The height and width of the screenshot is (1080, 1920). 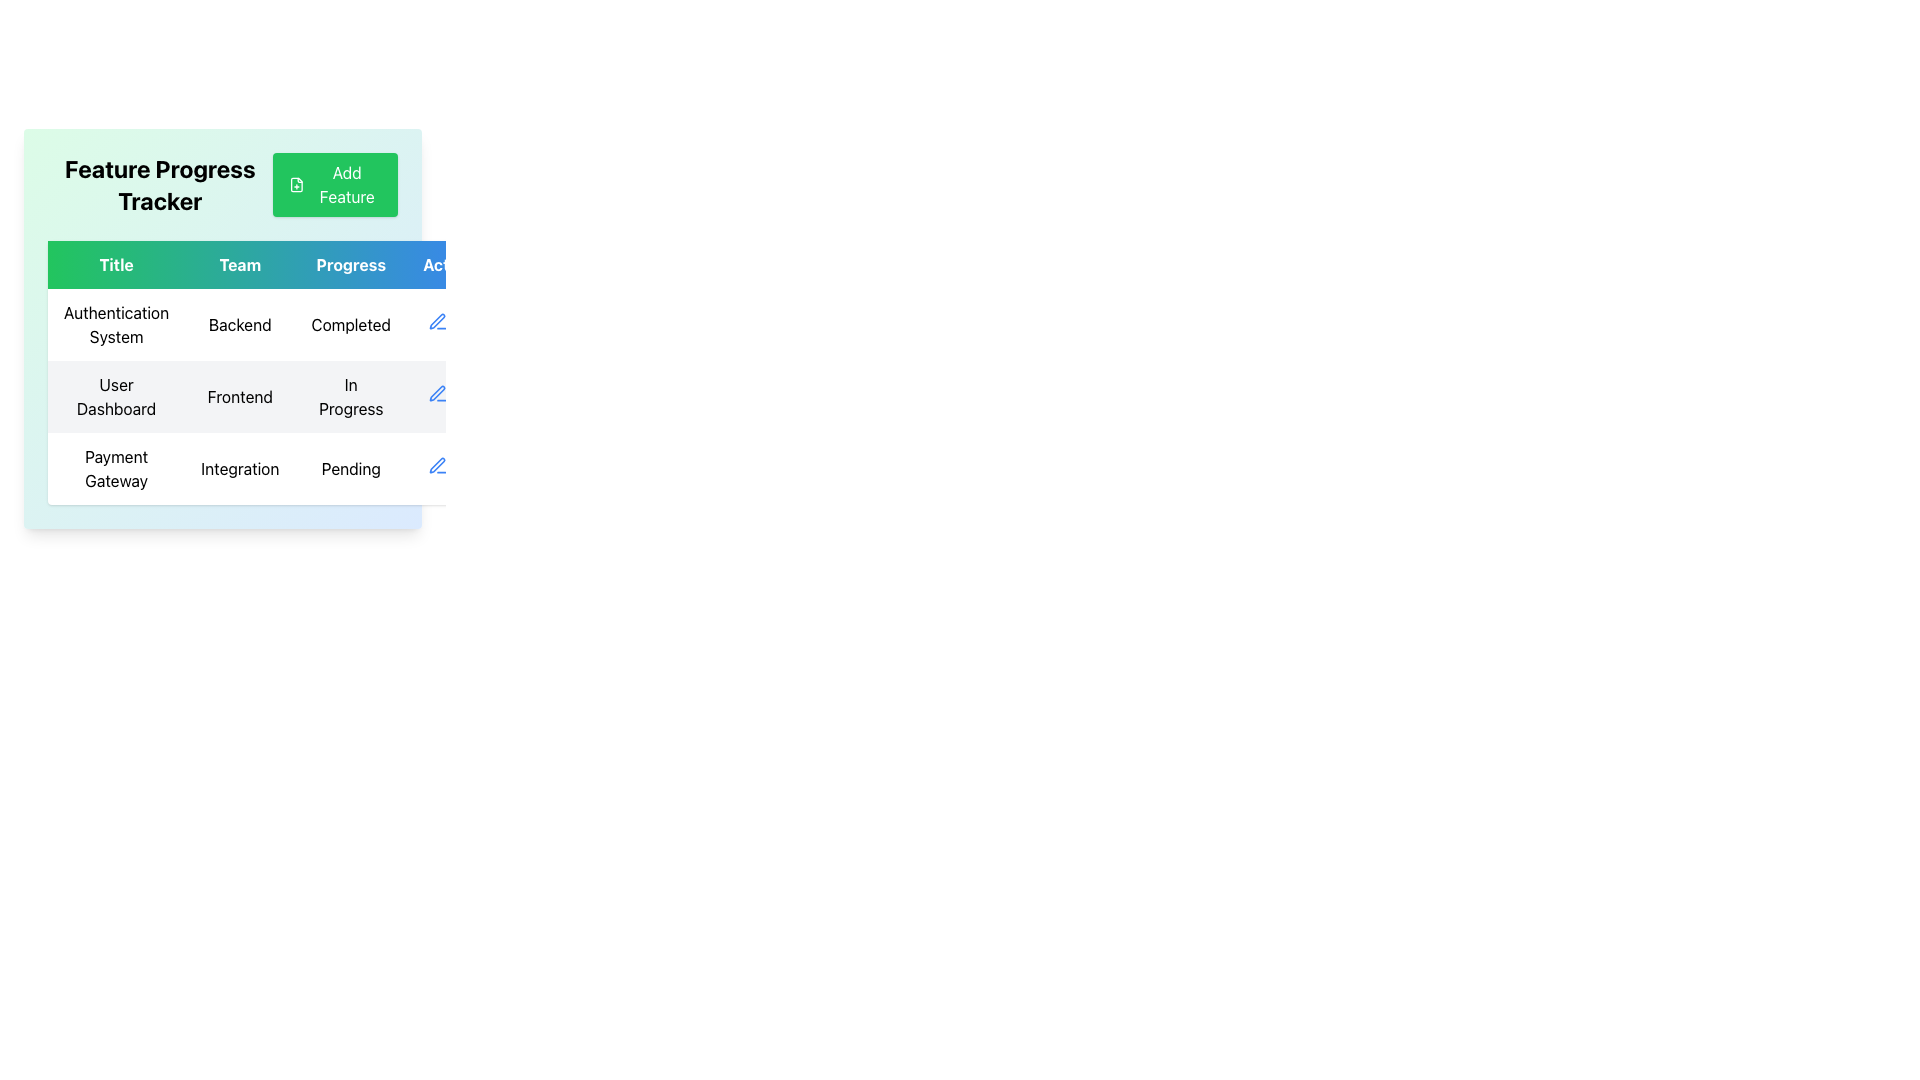 I want to click on the static text label that indicates the status of the 'Payment Gateway' task as 'Pending', located in the third cell of the 'Progress' column, so click(x=351, y=469).